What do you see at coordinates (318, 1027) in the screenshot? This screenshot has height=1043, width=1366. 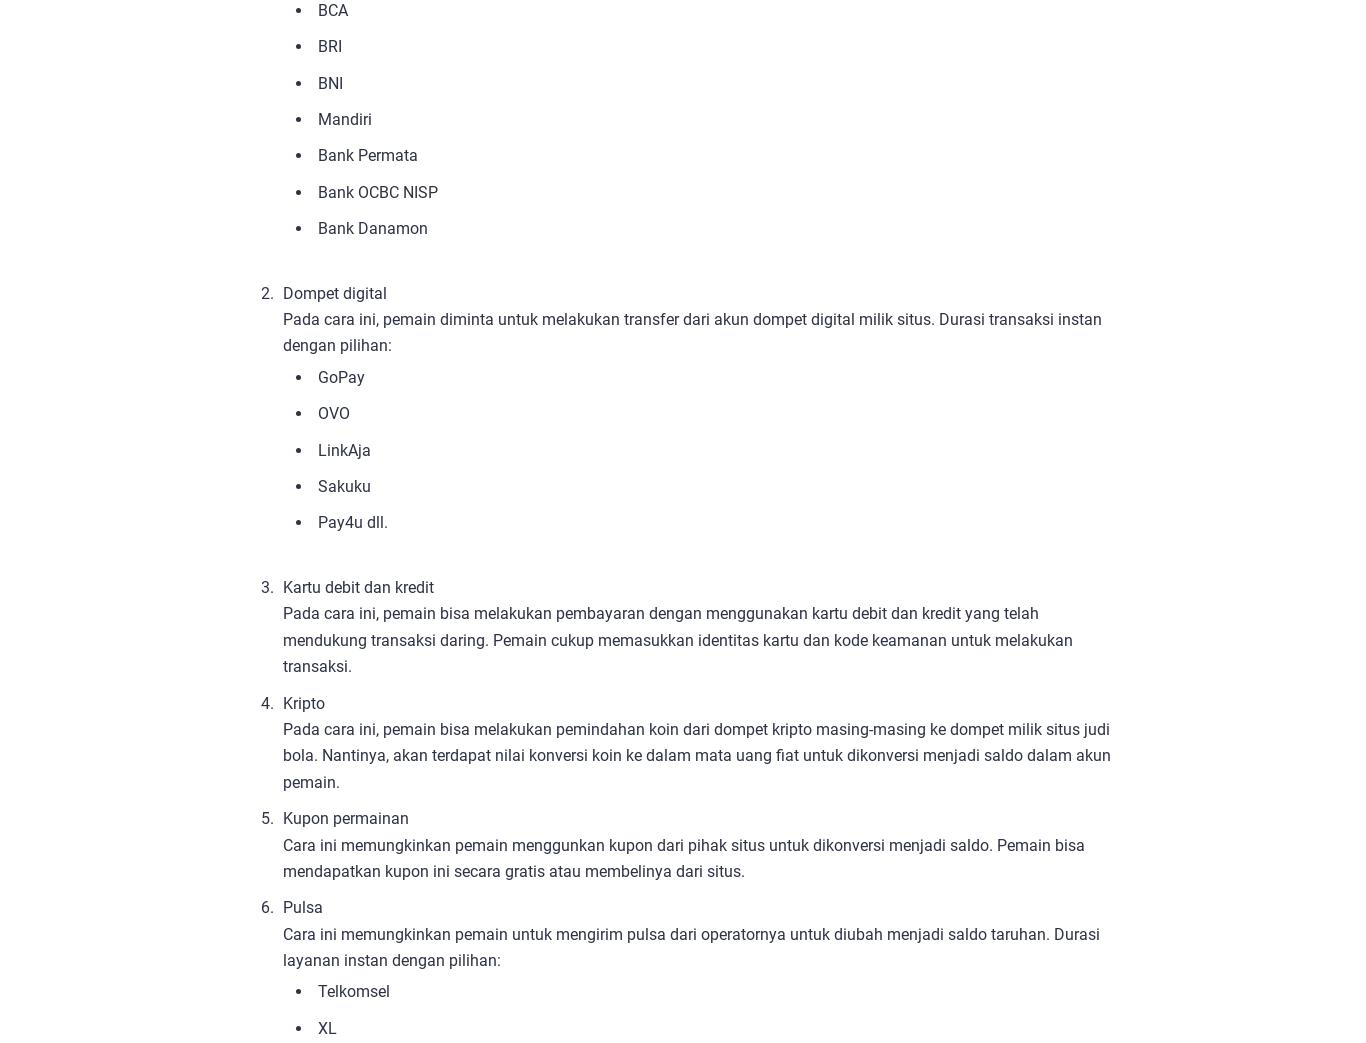 I see `'XL'` at bounding box center [318, 1027].